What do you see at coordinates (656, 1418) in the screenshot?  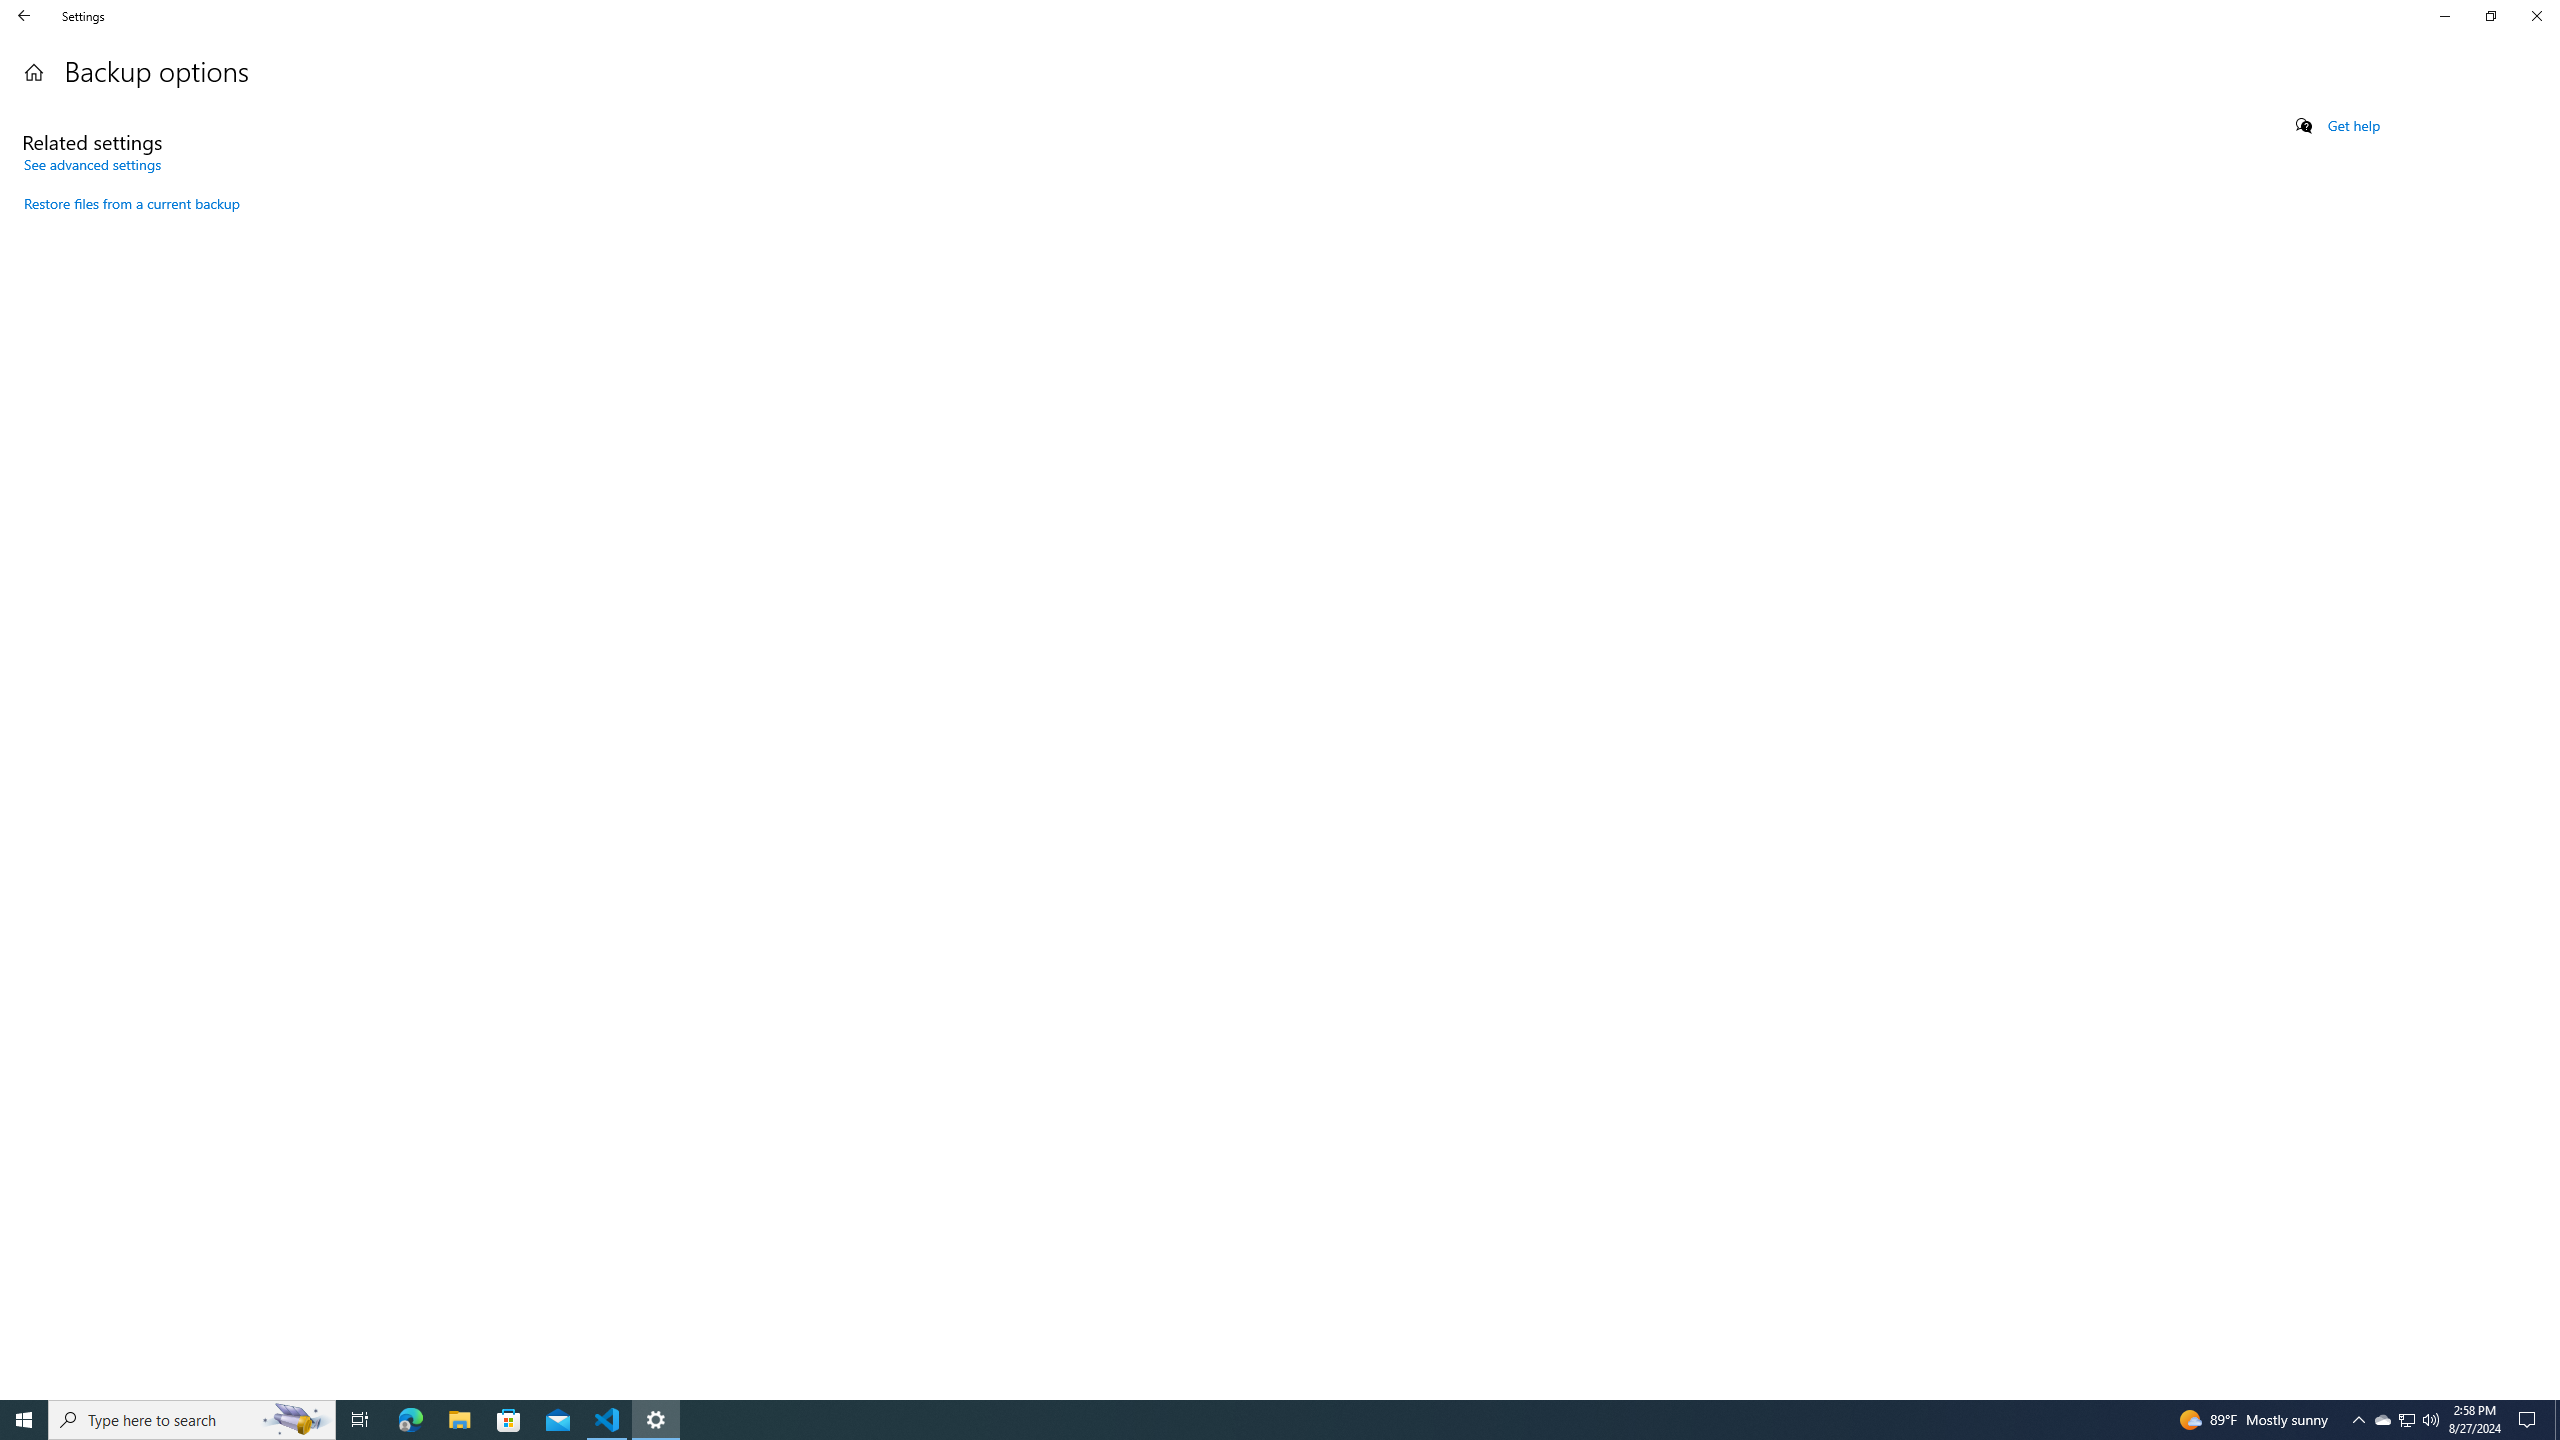 I see `'Settings - 1 running window'` at bounding box center [656, 1418].